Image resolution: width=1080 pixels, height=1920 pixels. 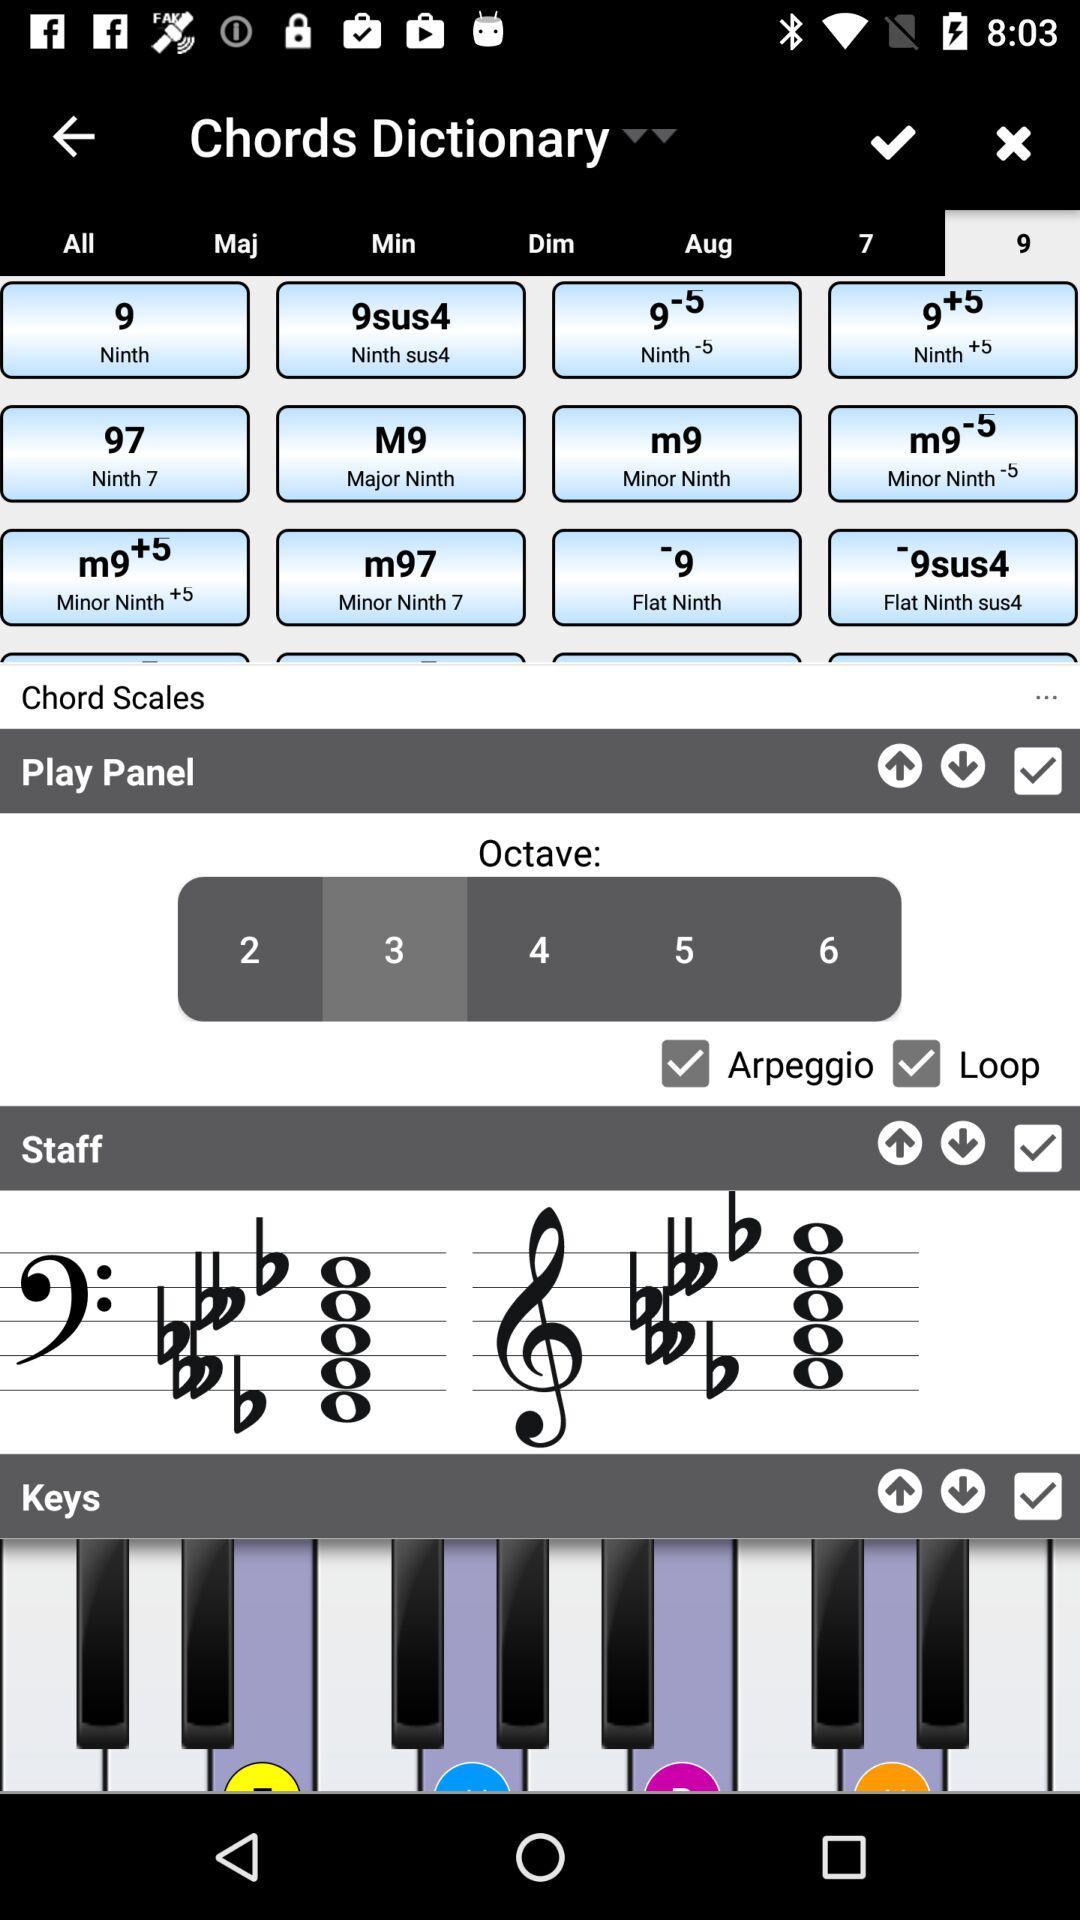 What do you see at coordinates (207, 1643) in the screenshot?
I see `music board key` at bounding box center [207, 1643].